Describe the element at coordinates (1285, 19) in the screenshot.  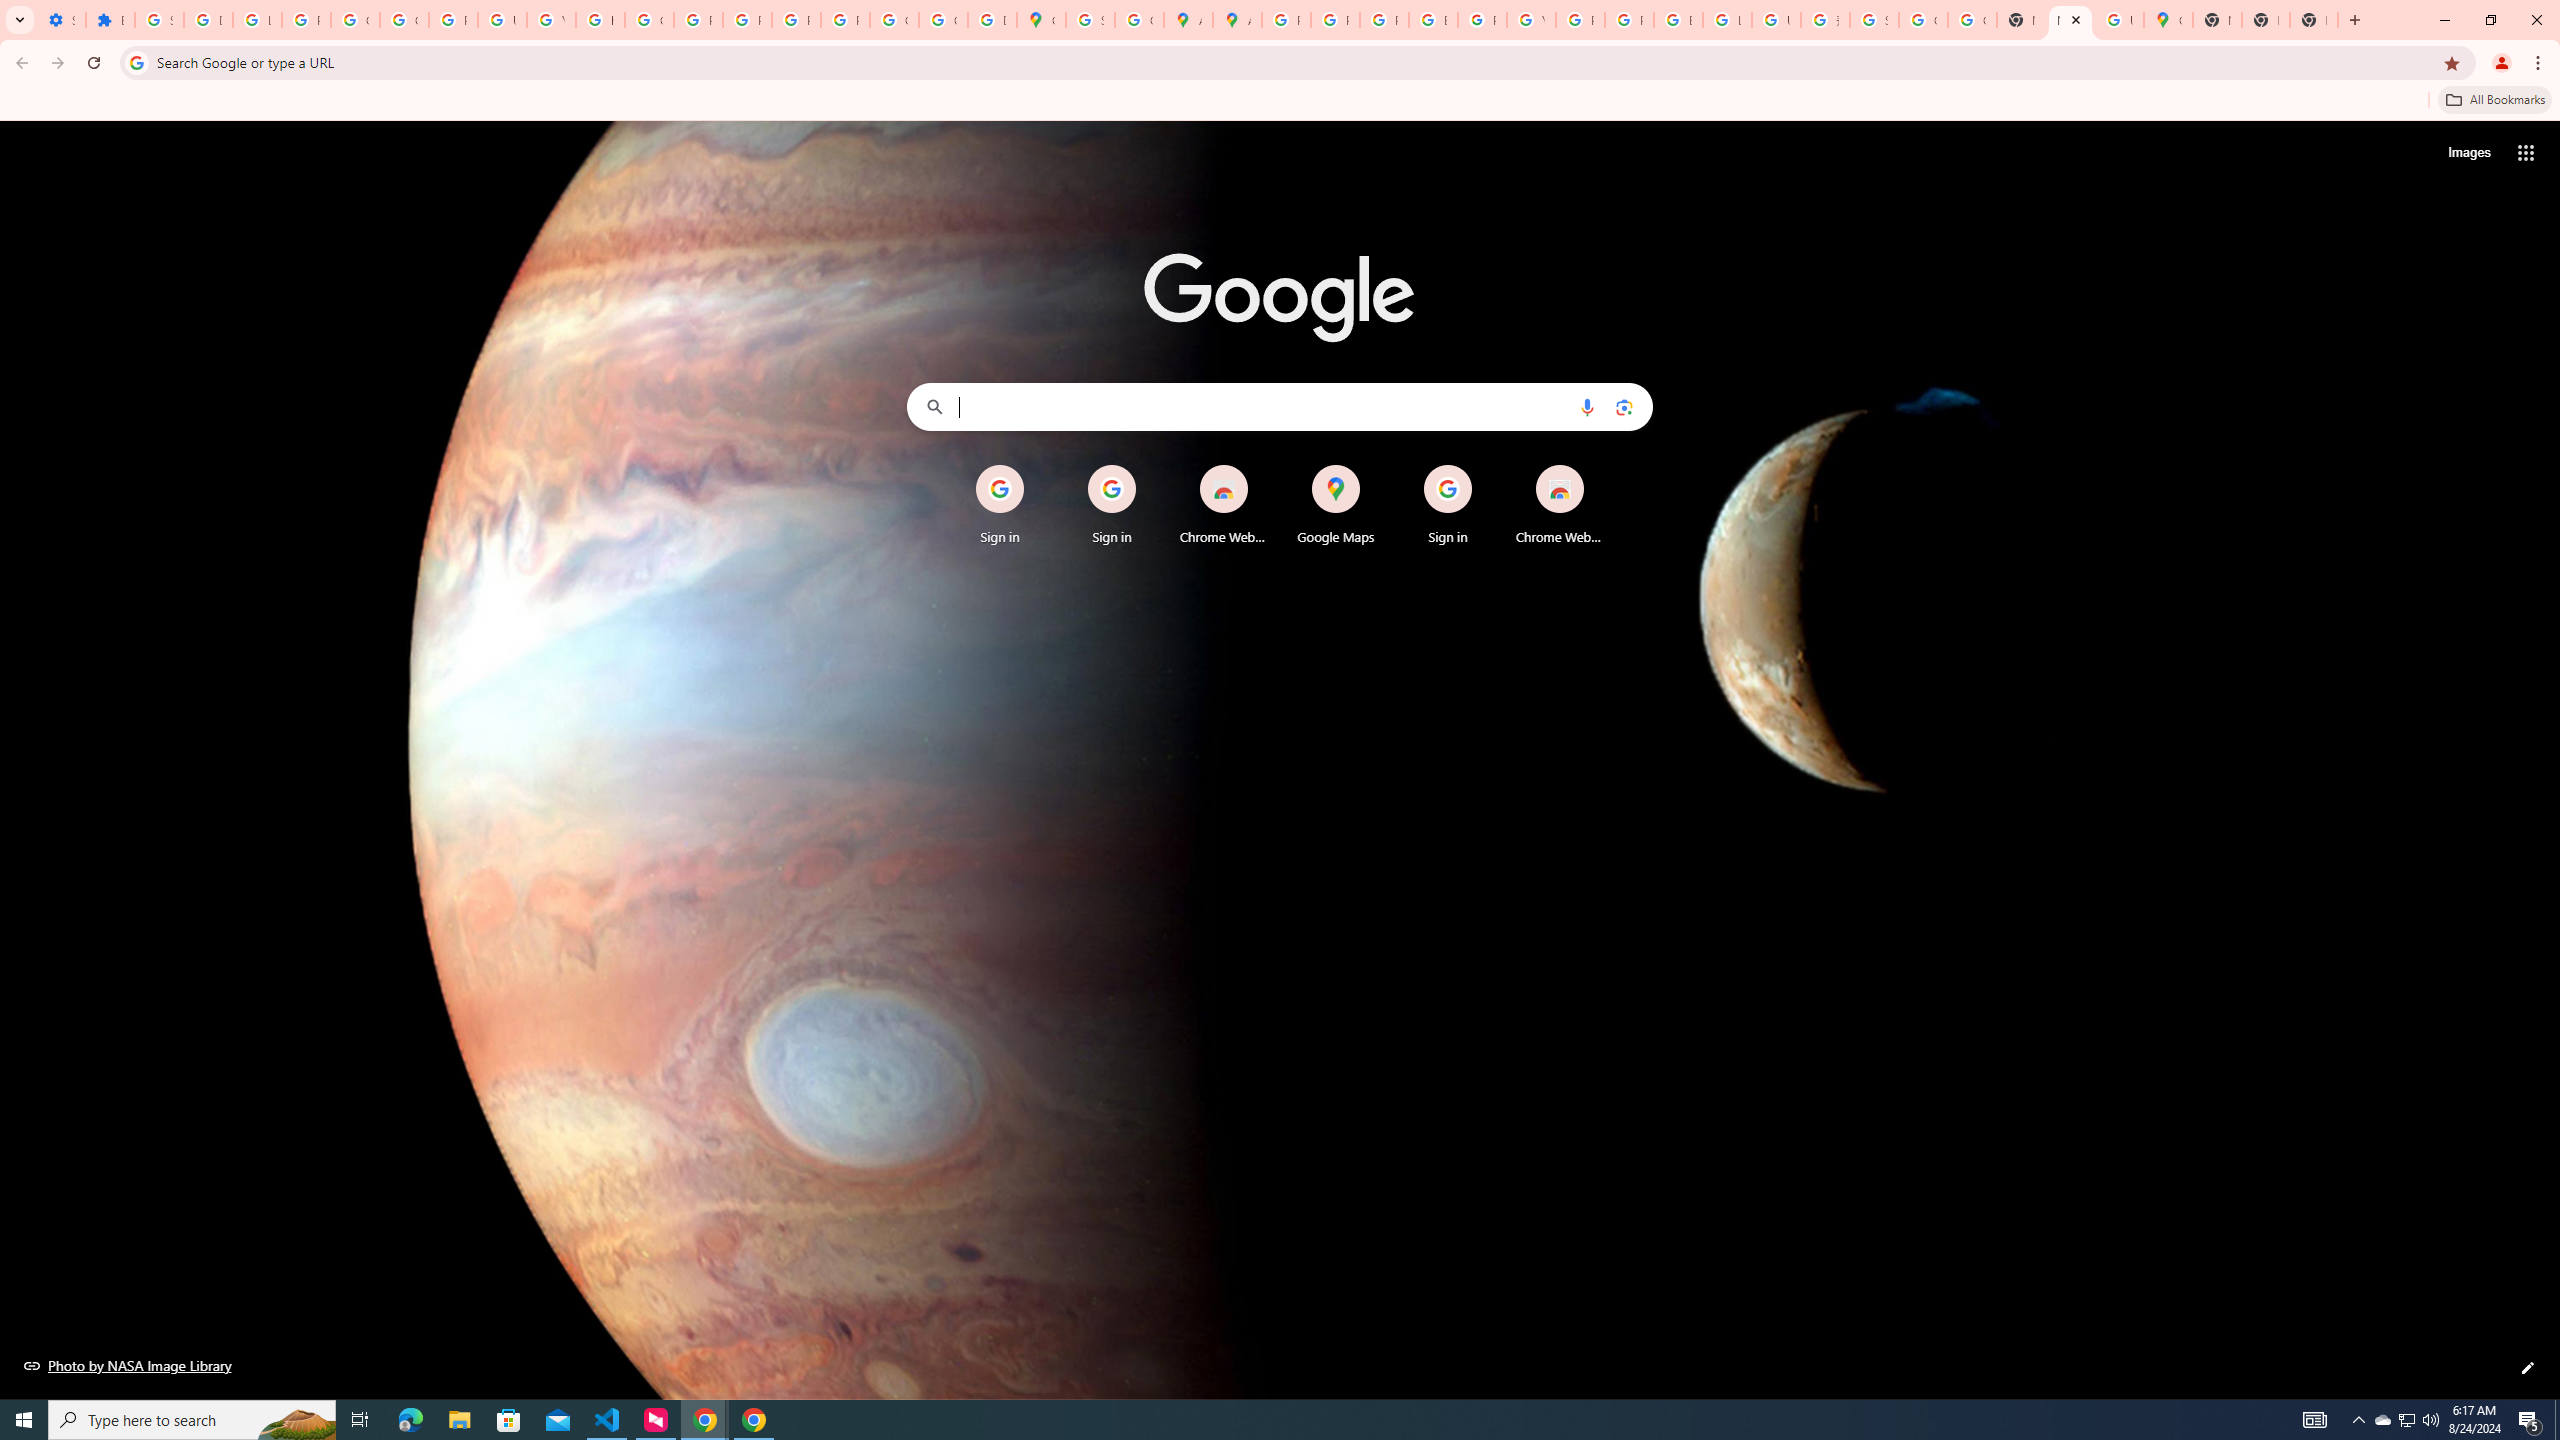
I see `'Policy Accountability and Transparency - Transparency Center'` at that location.